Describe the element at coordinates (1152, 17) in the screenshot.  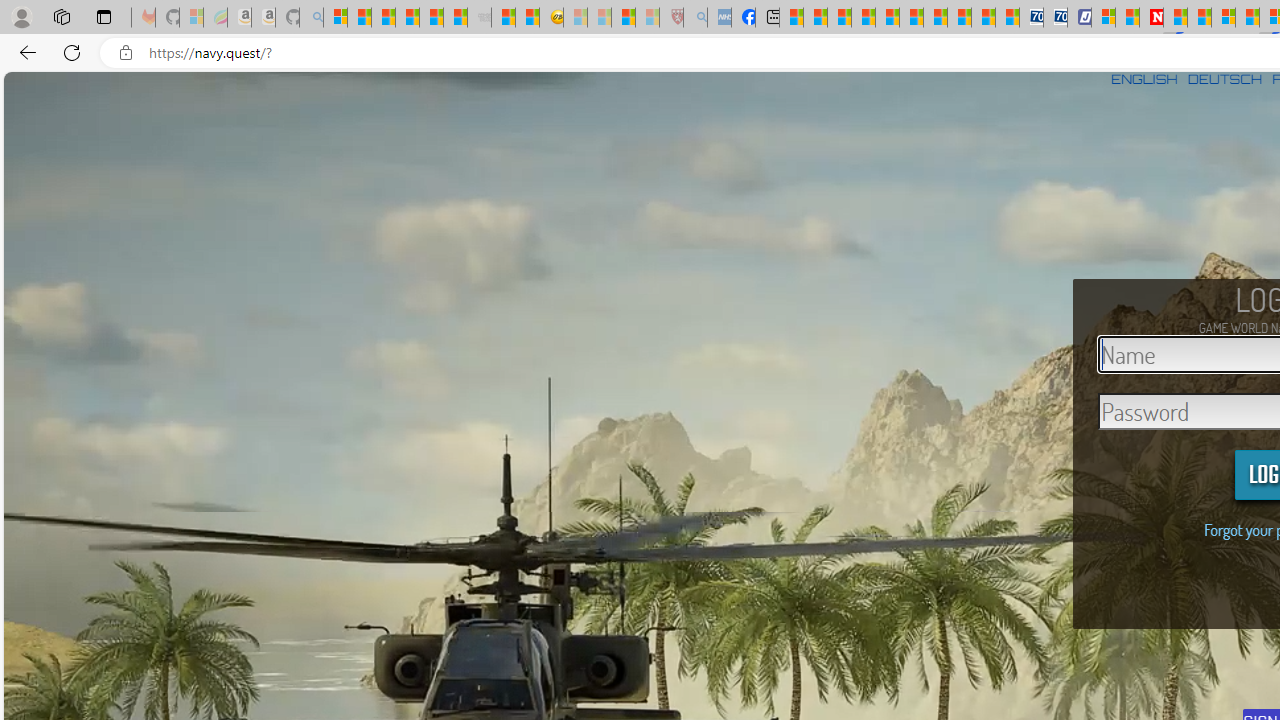
I see `'Latest Politics News & Archive | Newsweek.com'` at that location.